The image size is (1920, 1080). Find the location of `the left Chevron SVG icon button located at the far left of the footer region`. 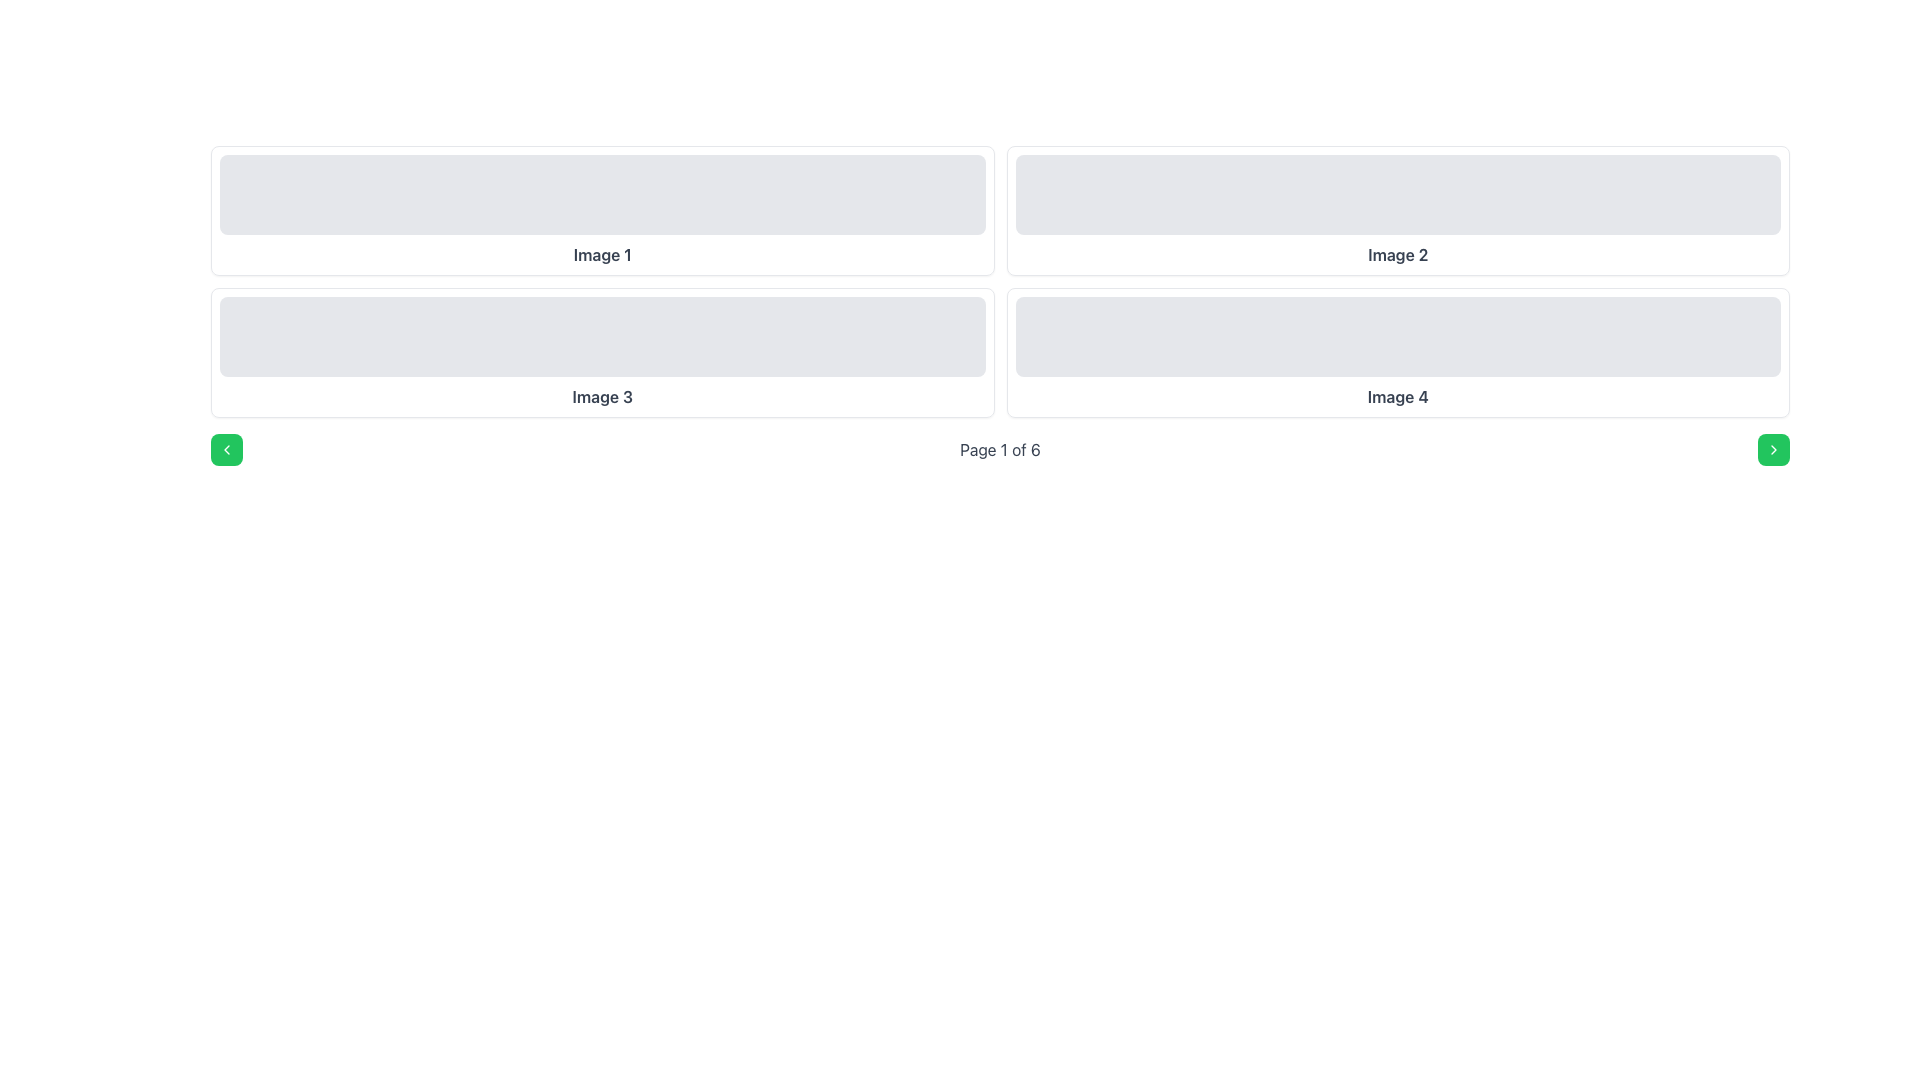

the left Chevron SVG icon button located at the far left of the footer region is located at coordinates (226, 450).